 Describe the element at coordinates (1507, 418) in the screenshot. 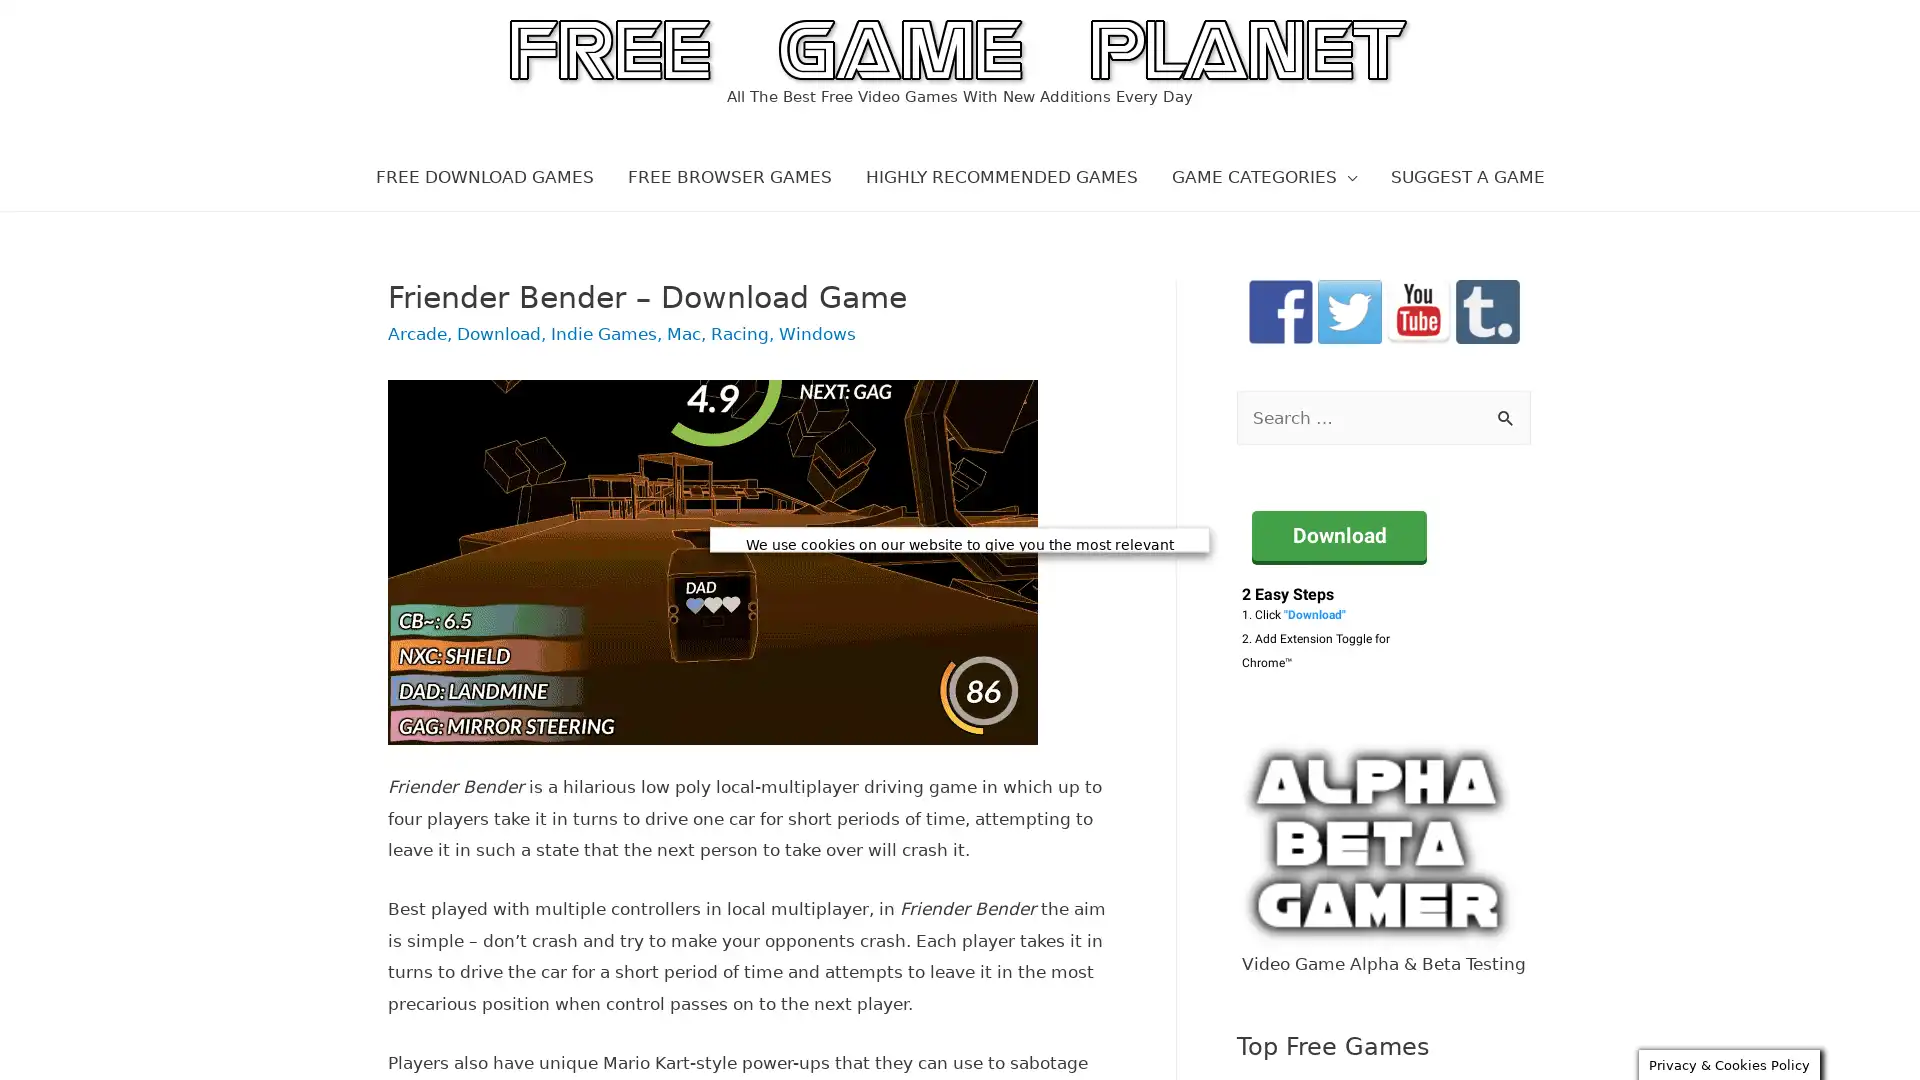

I see `Search` at that location.